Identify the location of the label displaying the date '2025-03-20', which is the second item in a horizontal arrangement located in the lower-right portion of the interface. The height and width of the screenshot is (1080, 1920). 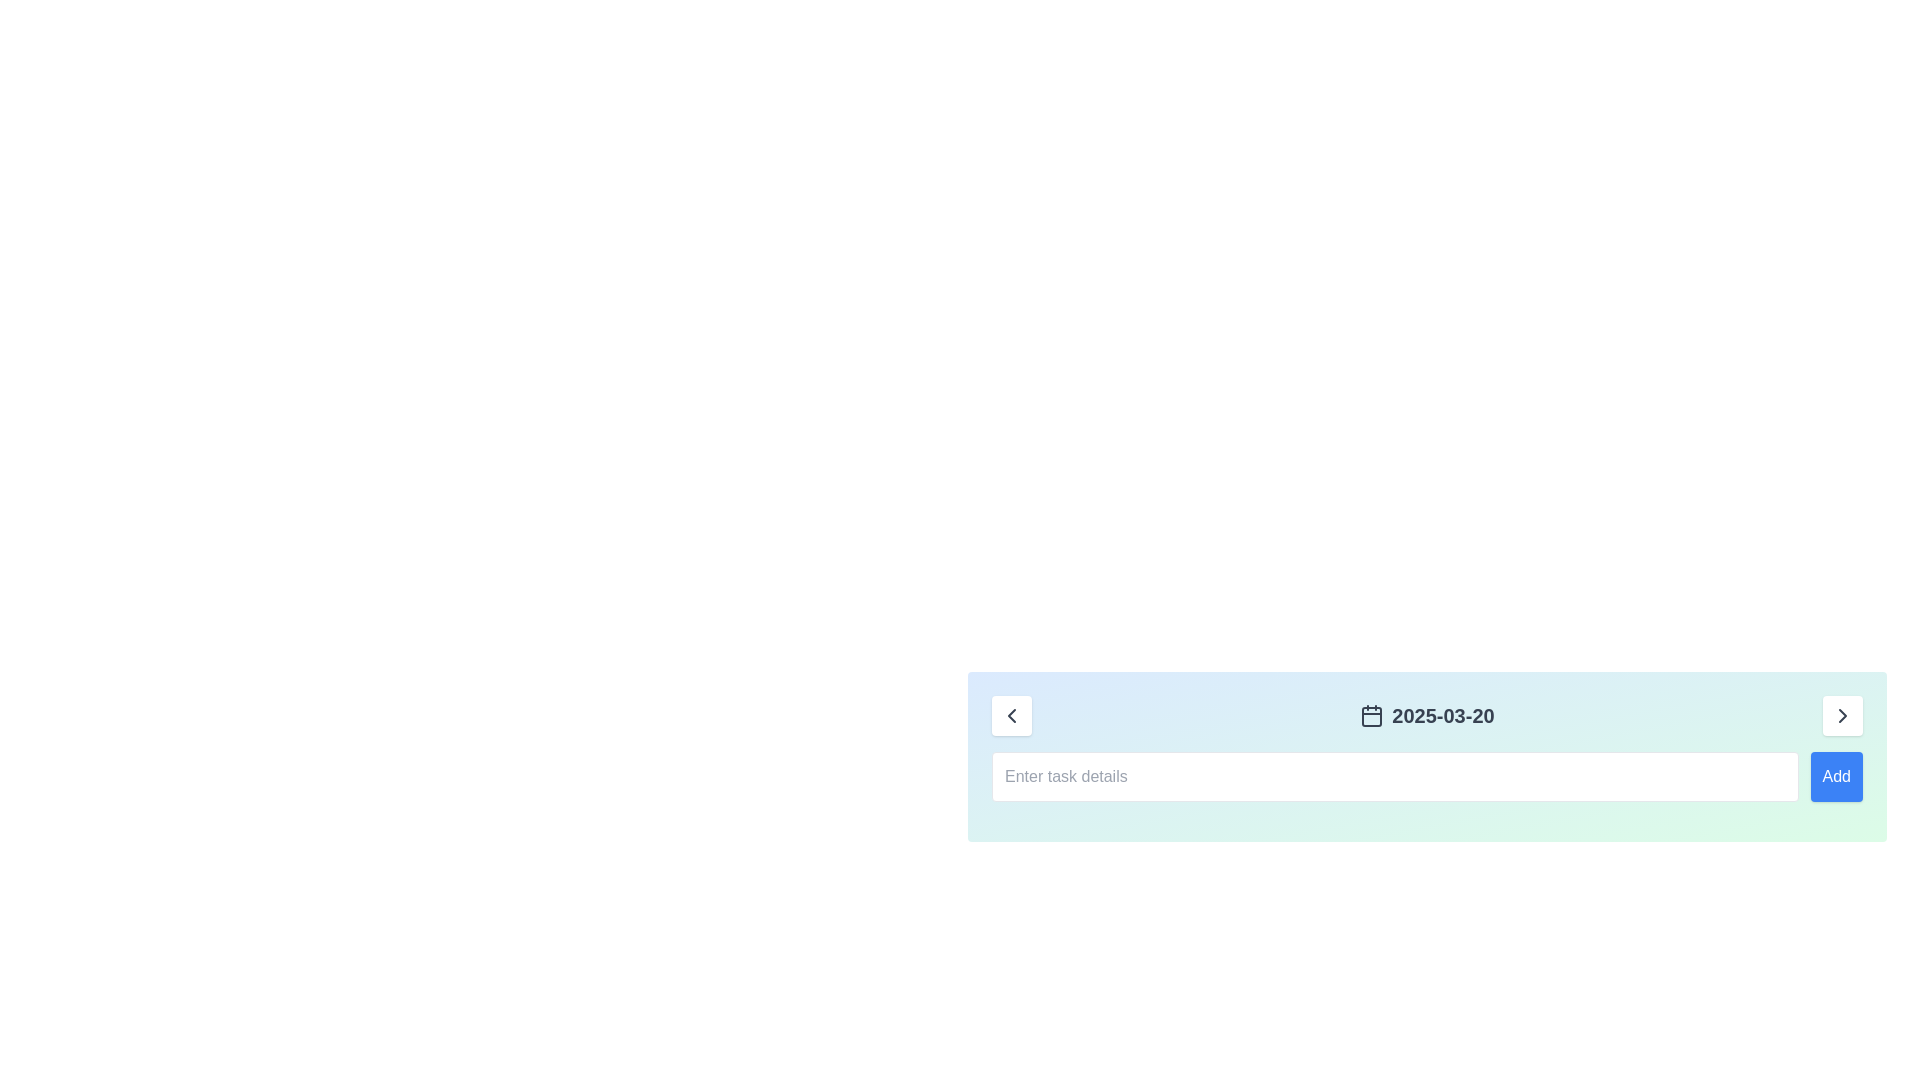
(1443, 715).